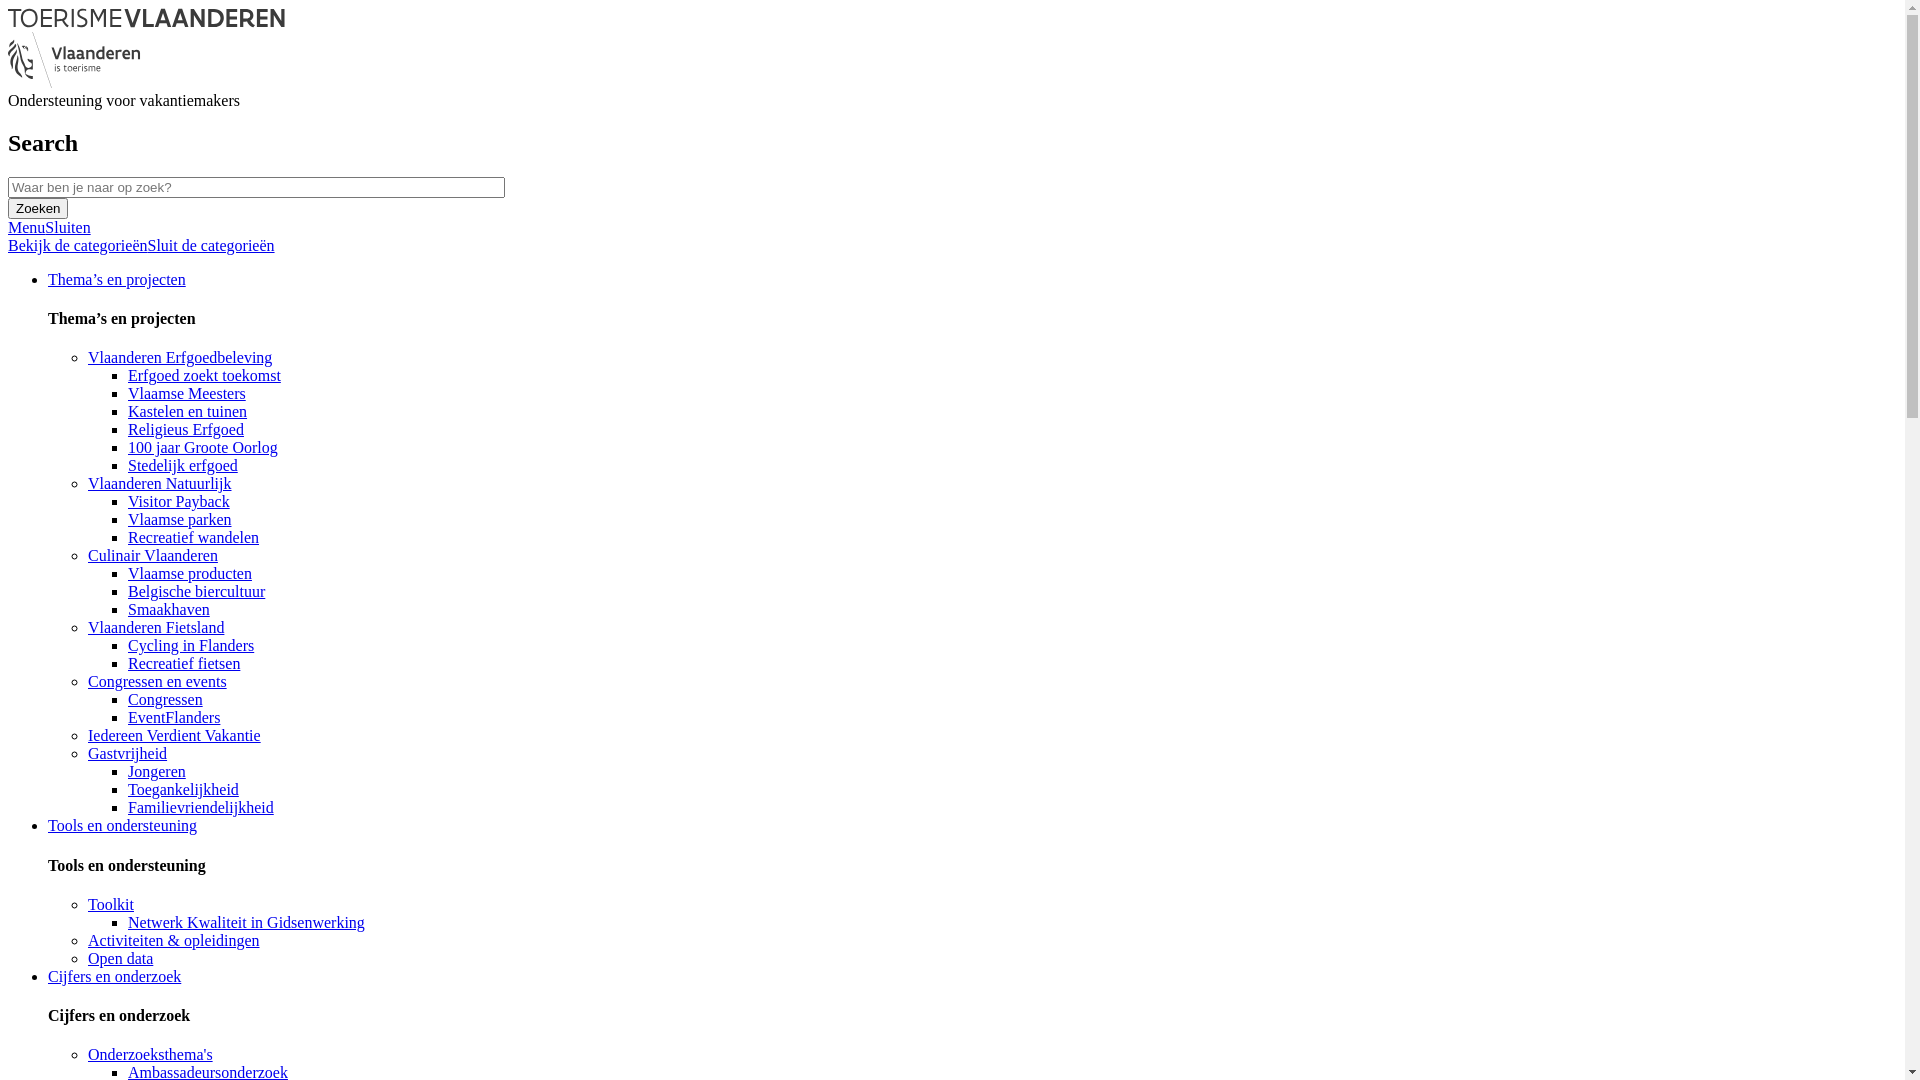 The image size is (1920, 1080). What do you see at coordinates (173, 940) in the screenshot?
I see `'Activiteiten & opleidingen'` at bounding box center [173, 940].